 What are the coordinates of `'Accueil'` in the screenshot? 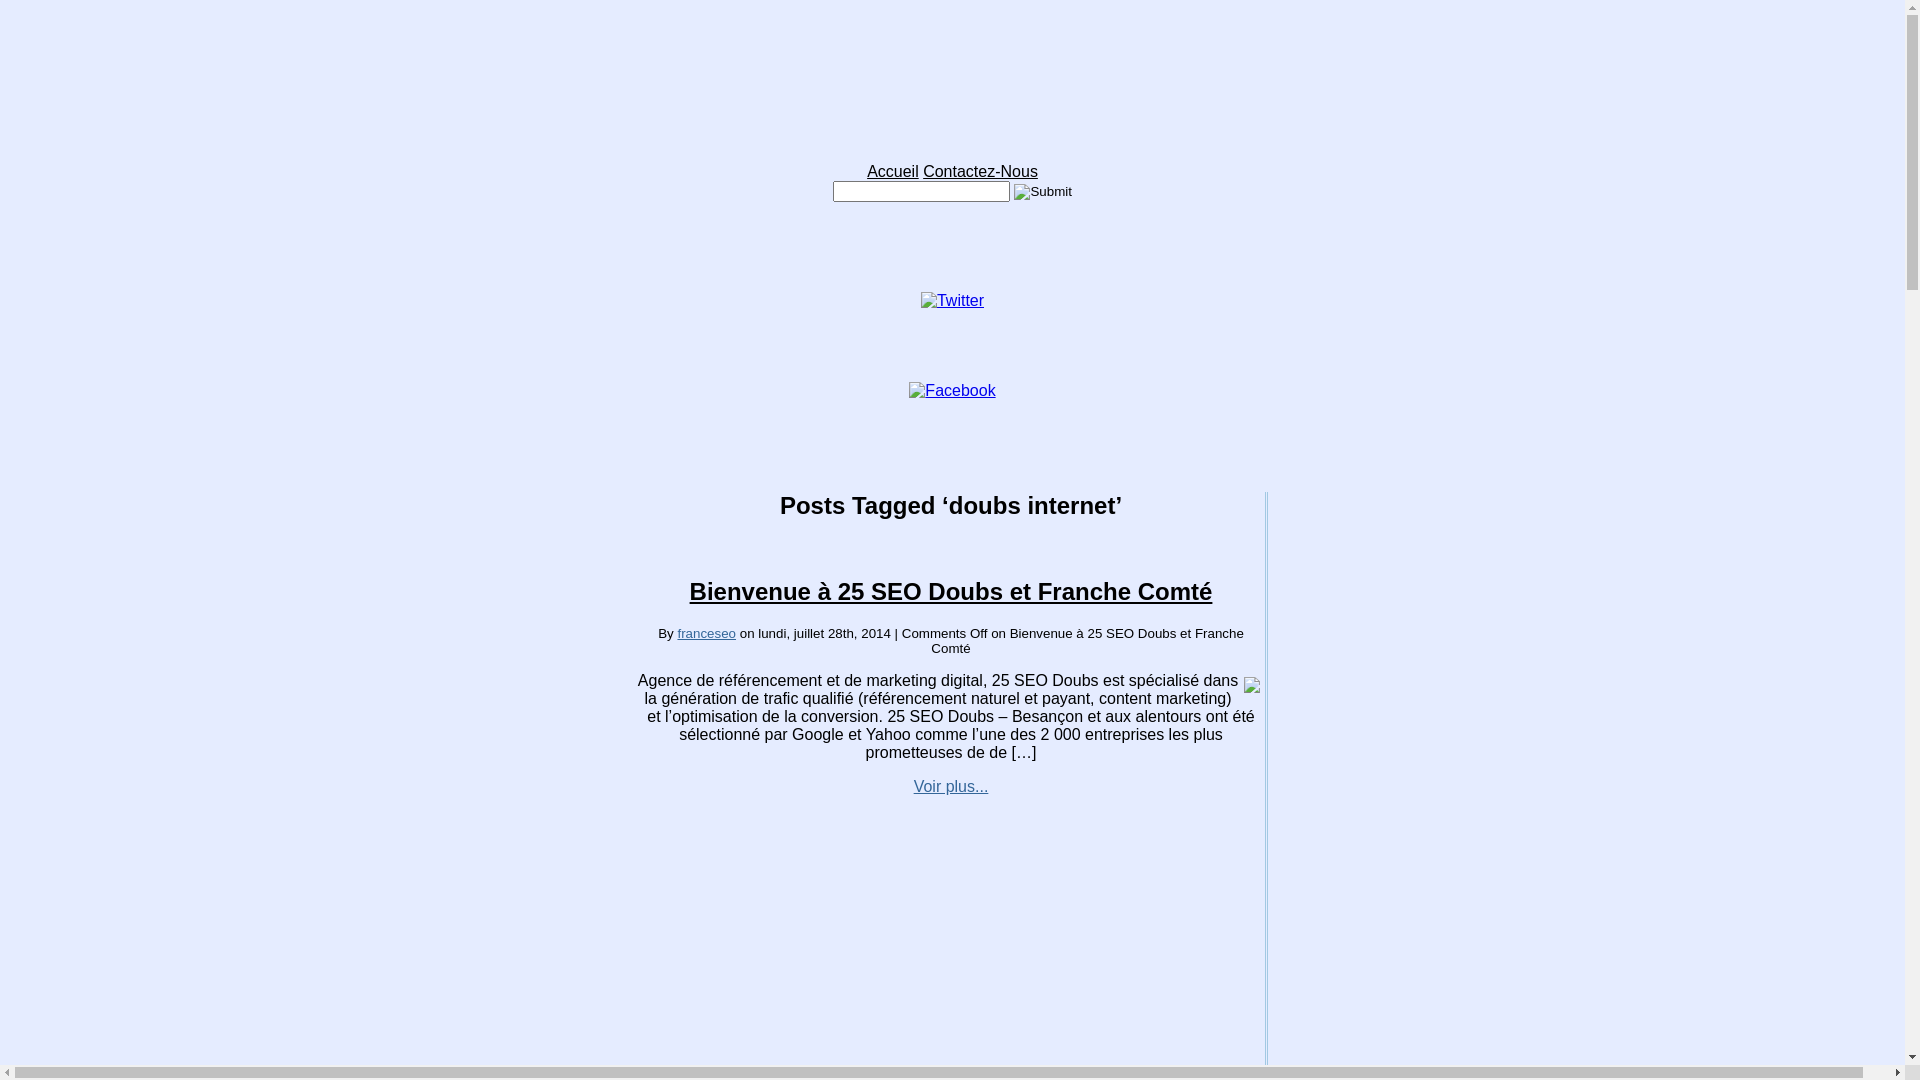 It's located at (891, 170).